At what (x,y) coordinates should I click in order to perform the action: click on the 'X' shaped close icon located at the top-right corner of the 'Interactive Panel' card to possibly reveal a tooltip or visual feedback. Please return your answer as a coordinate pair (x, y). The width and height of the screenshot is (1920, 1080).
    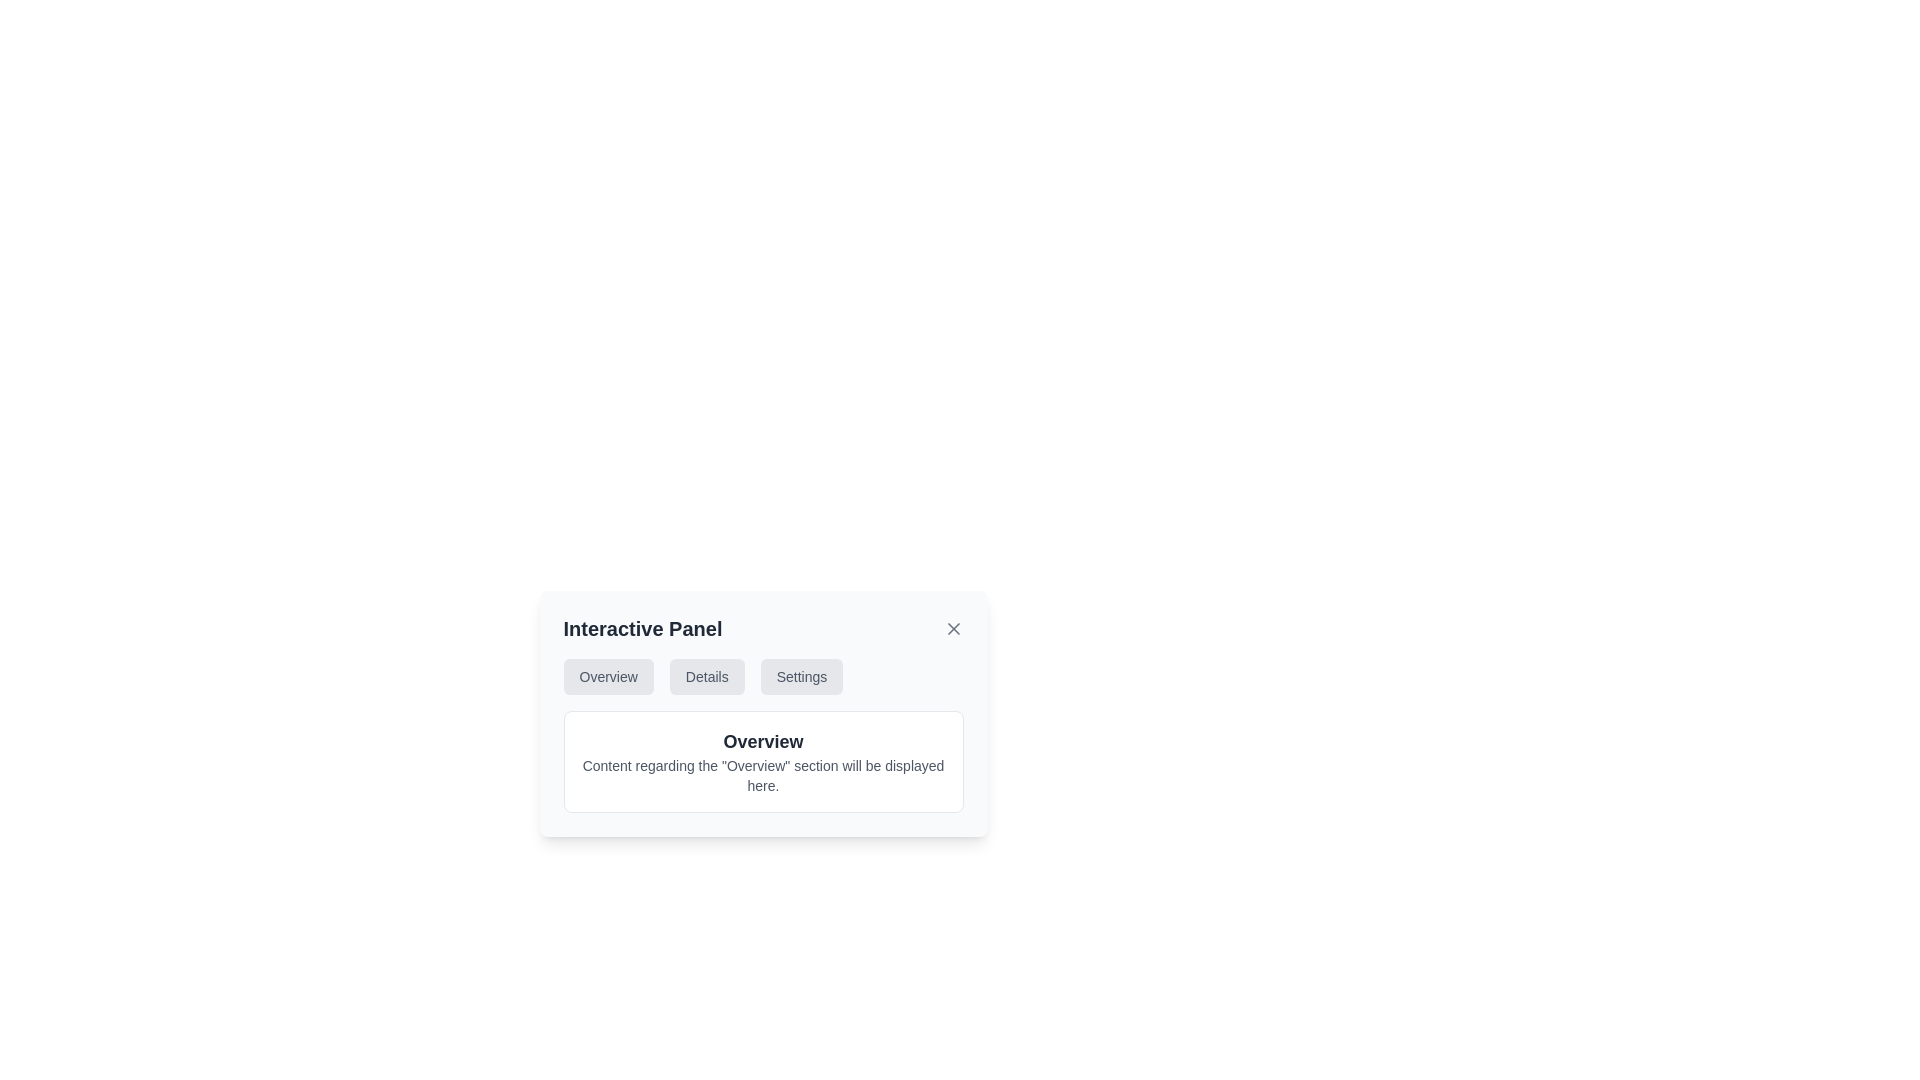
    Looking at the image, I should click on (952, 627).